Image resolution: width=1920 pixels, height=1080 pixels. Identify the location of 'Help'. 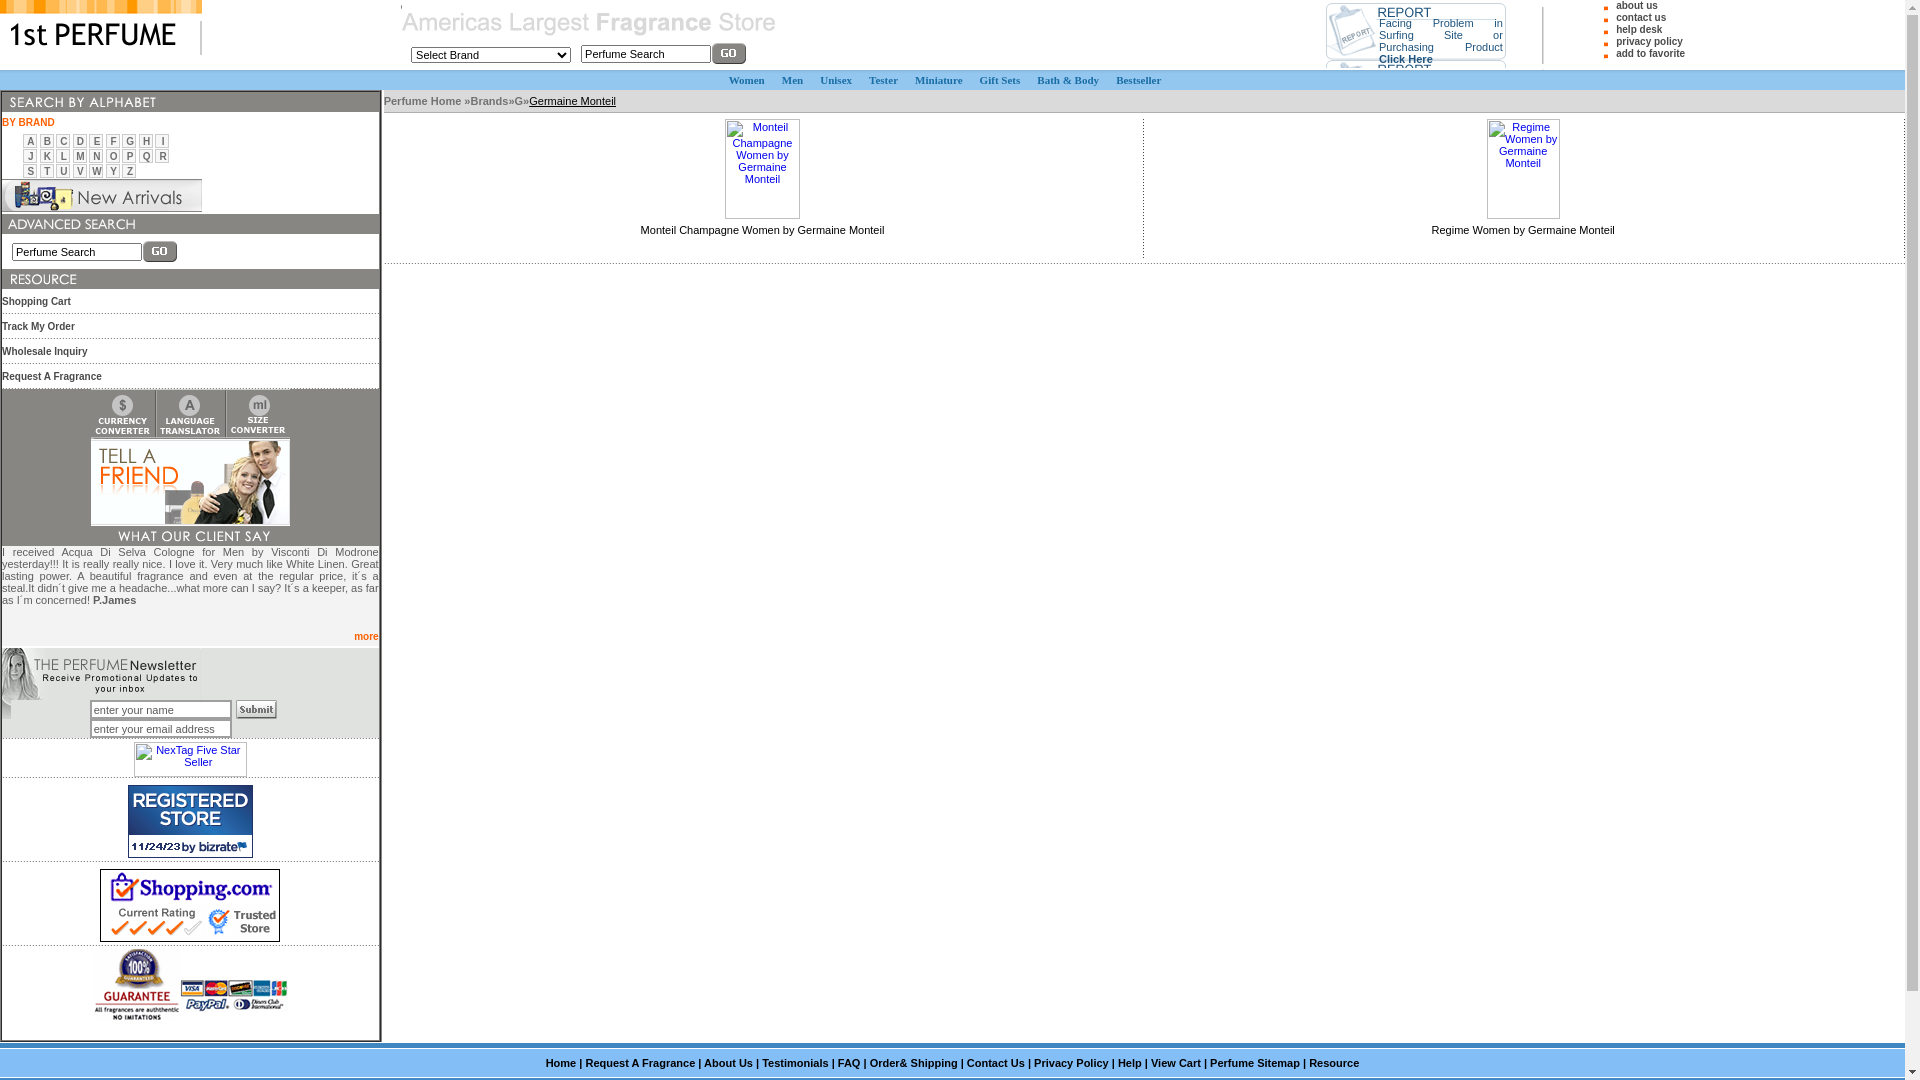
(1129, 1062).